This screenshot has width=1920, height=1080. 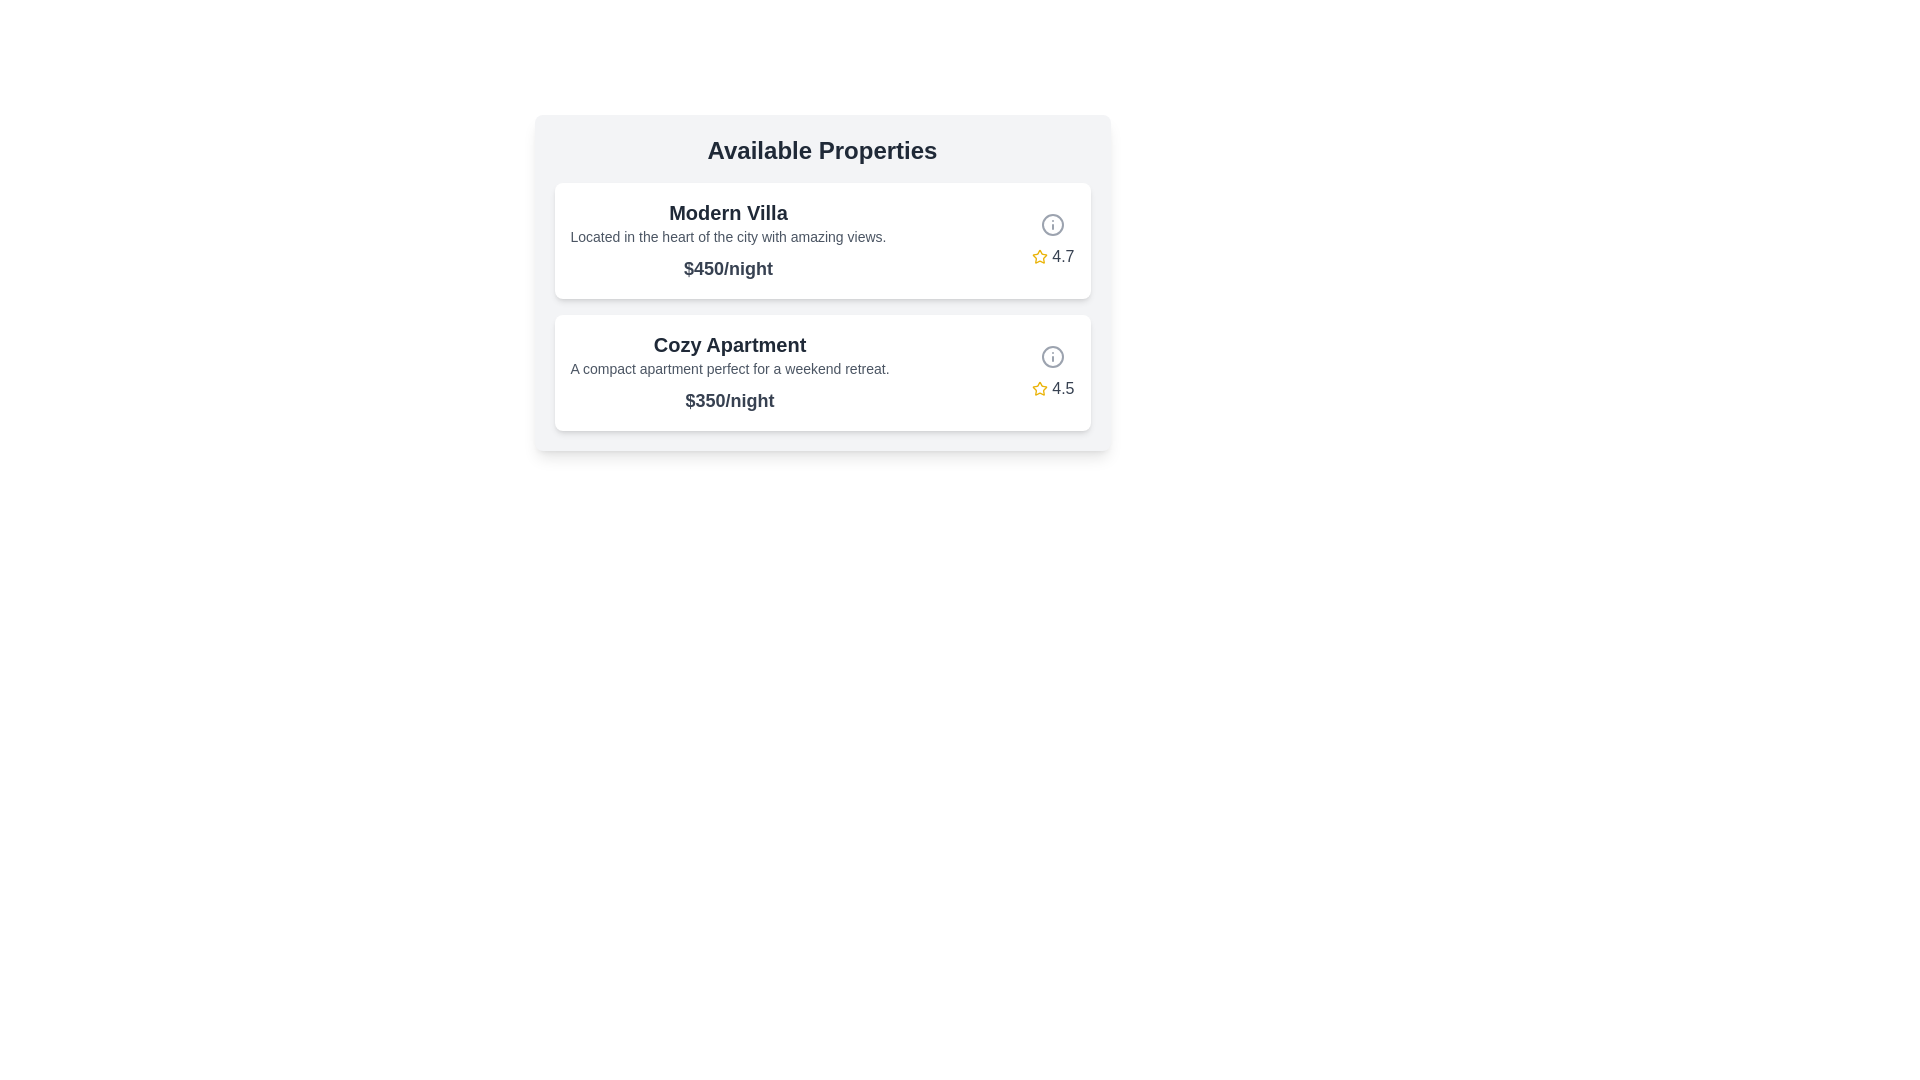 I want to click on the text label displaying the numerical rating '4.7' next to the star icon in the 'Modern Villa' property listing, so click(x=1062, y=256).